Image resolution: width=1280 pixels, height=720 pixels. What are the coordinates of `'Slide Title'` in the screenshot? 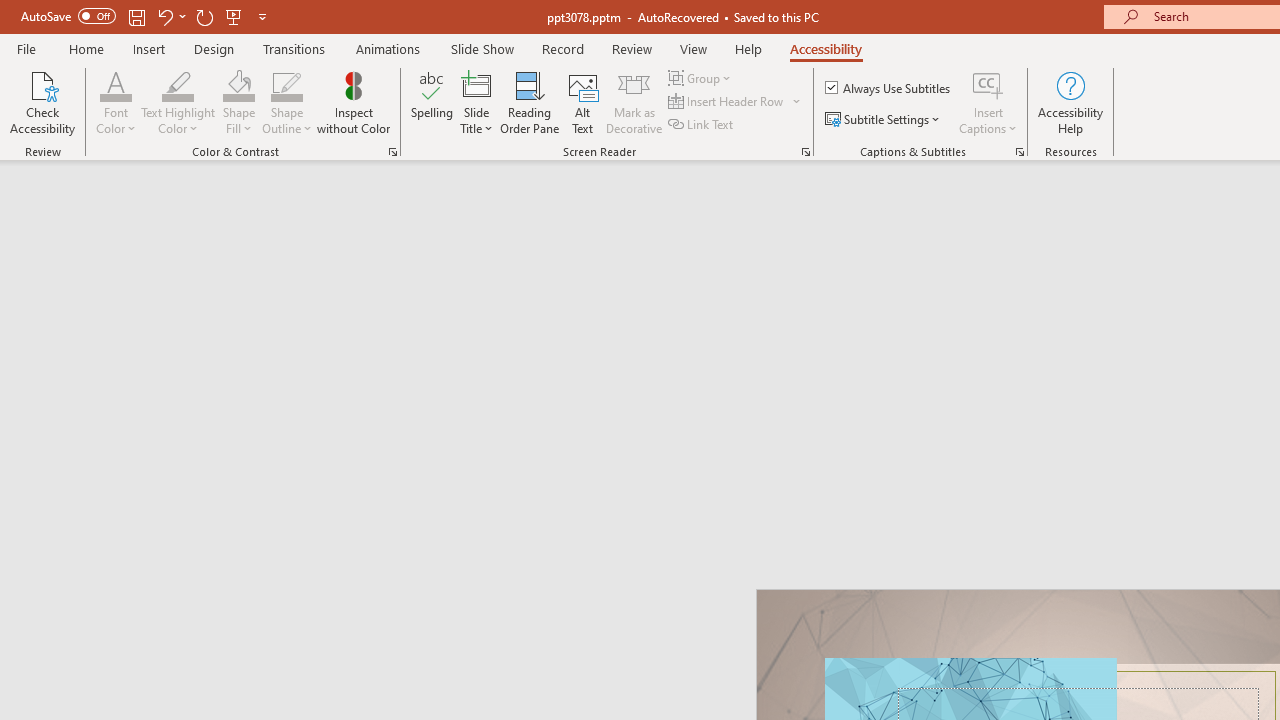 It's located at (475, 103).